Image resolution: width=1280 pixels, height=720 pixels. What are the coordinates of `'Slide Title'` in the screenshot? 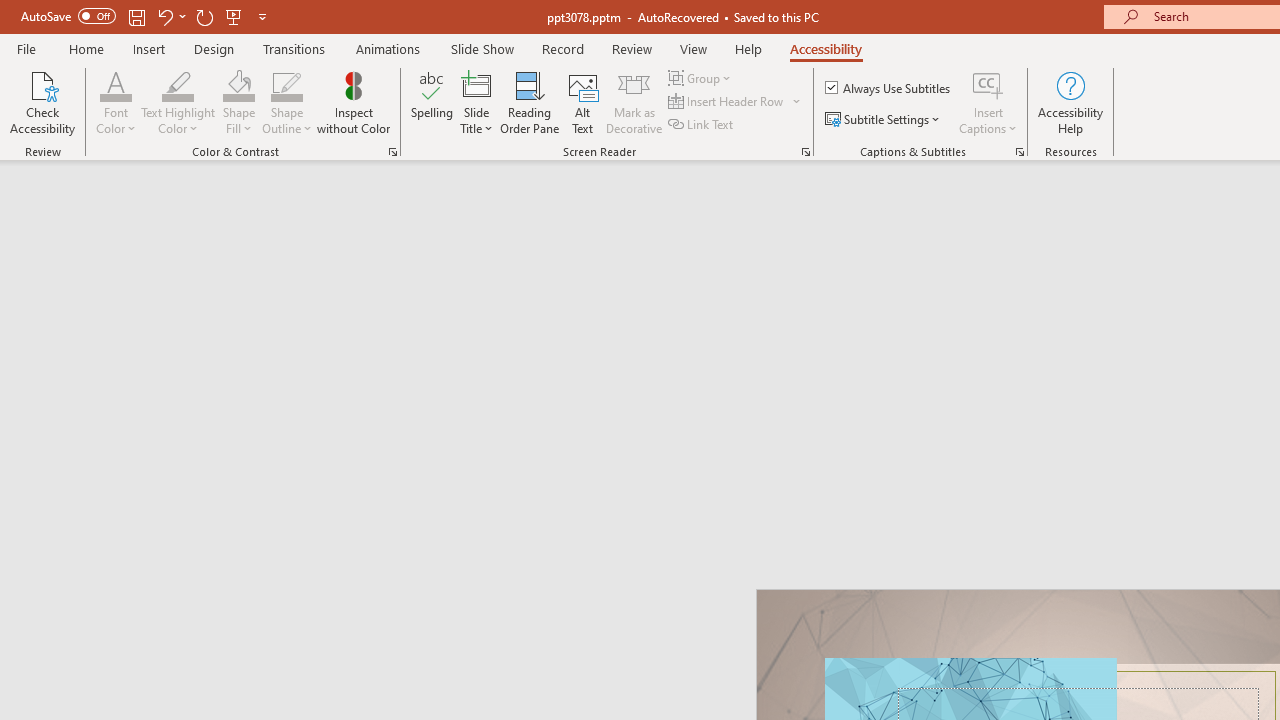 It's located at (475, 103).